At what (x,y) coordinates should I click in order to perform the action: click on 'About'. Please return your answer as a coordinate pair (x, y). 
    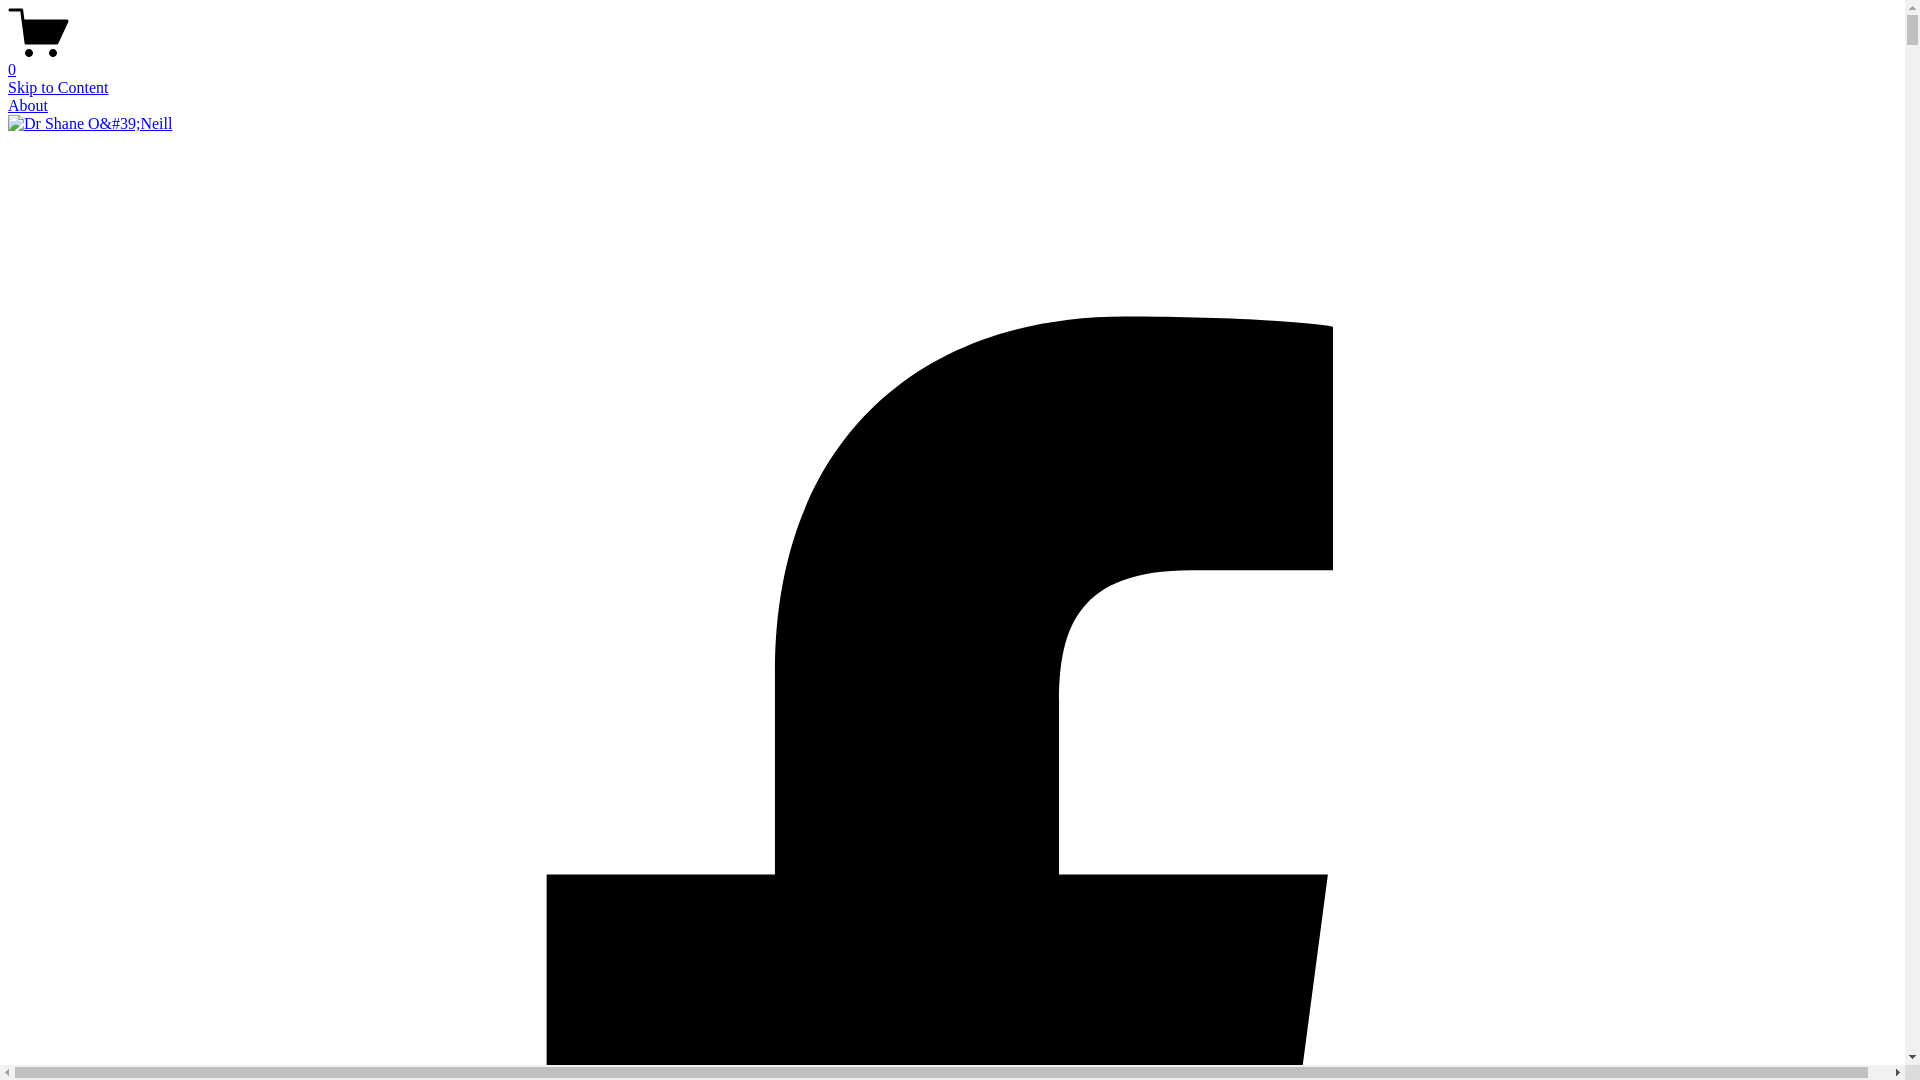
    Looking at the image, I should click on (8, 105).